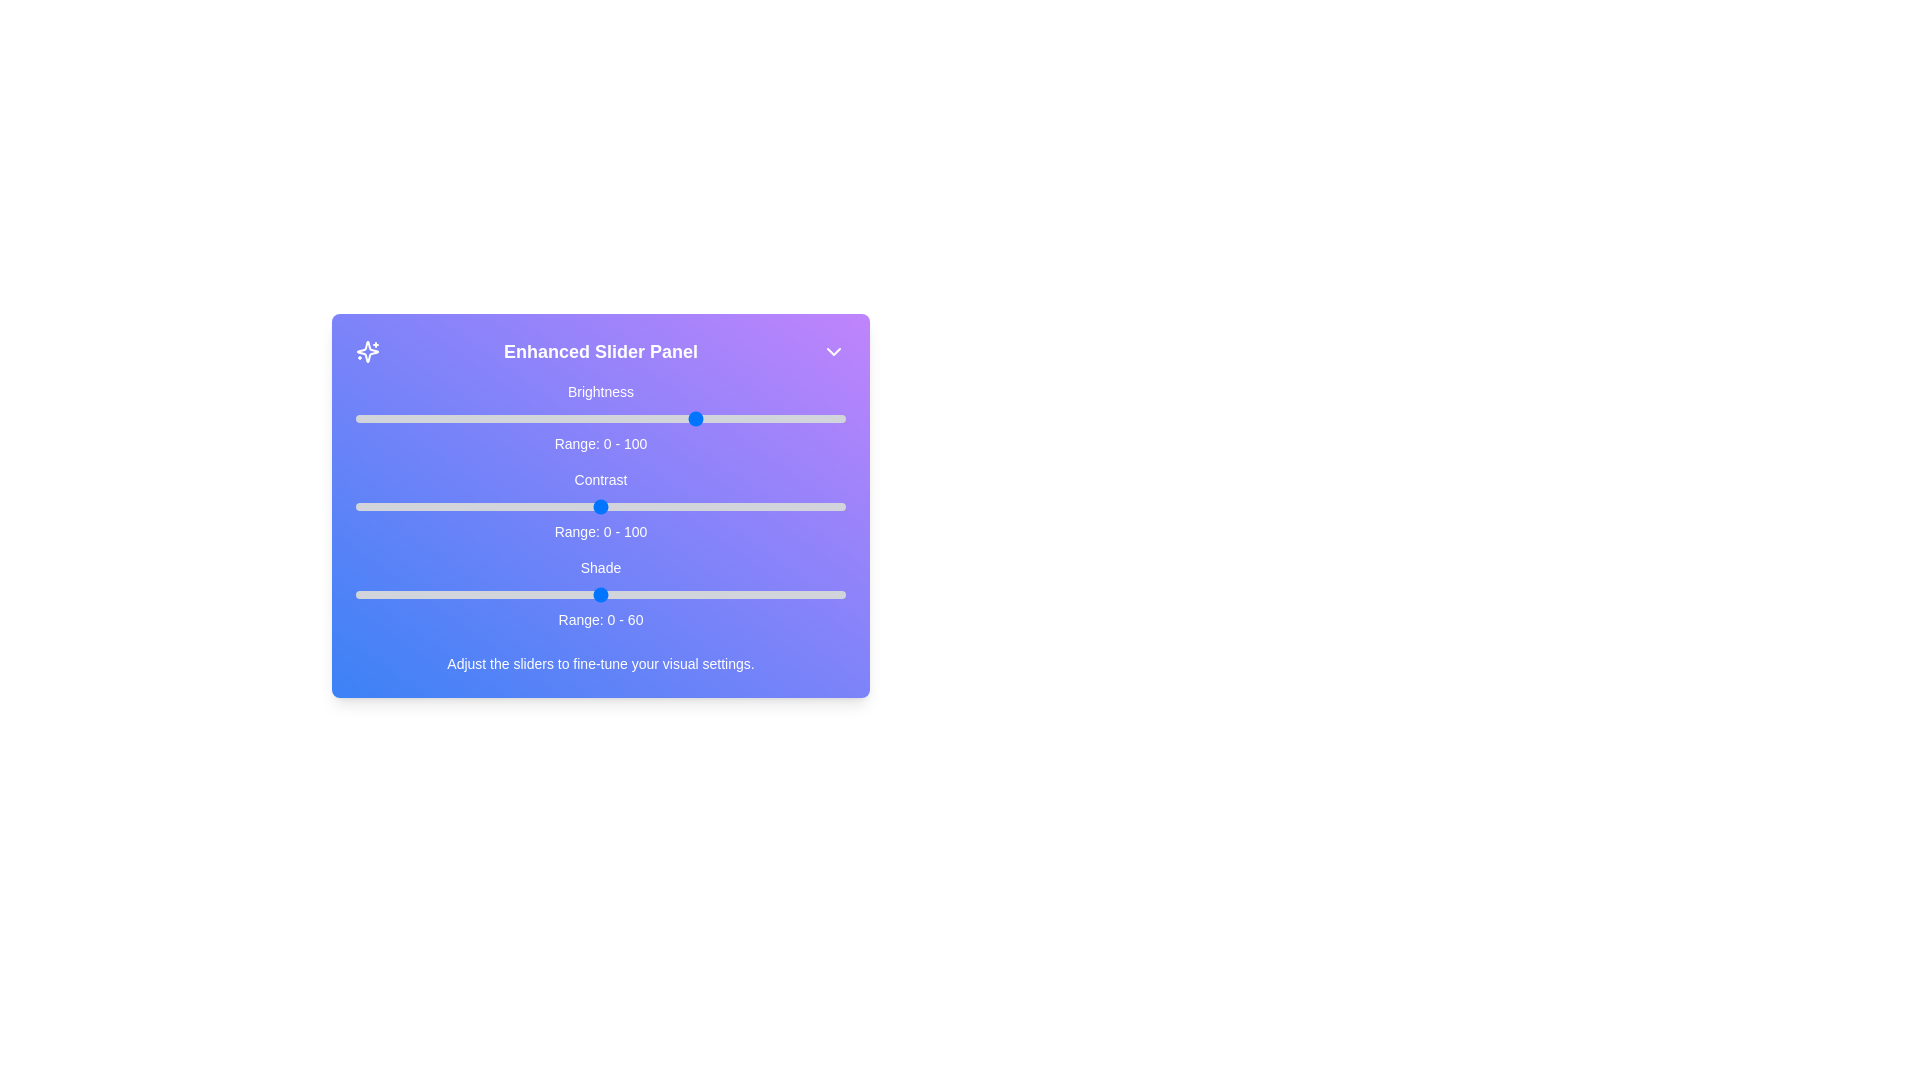 This screenshot has height=1080, width=1920. I want to click on the 1 slider to 18, so click(443, 505).